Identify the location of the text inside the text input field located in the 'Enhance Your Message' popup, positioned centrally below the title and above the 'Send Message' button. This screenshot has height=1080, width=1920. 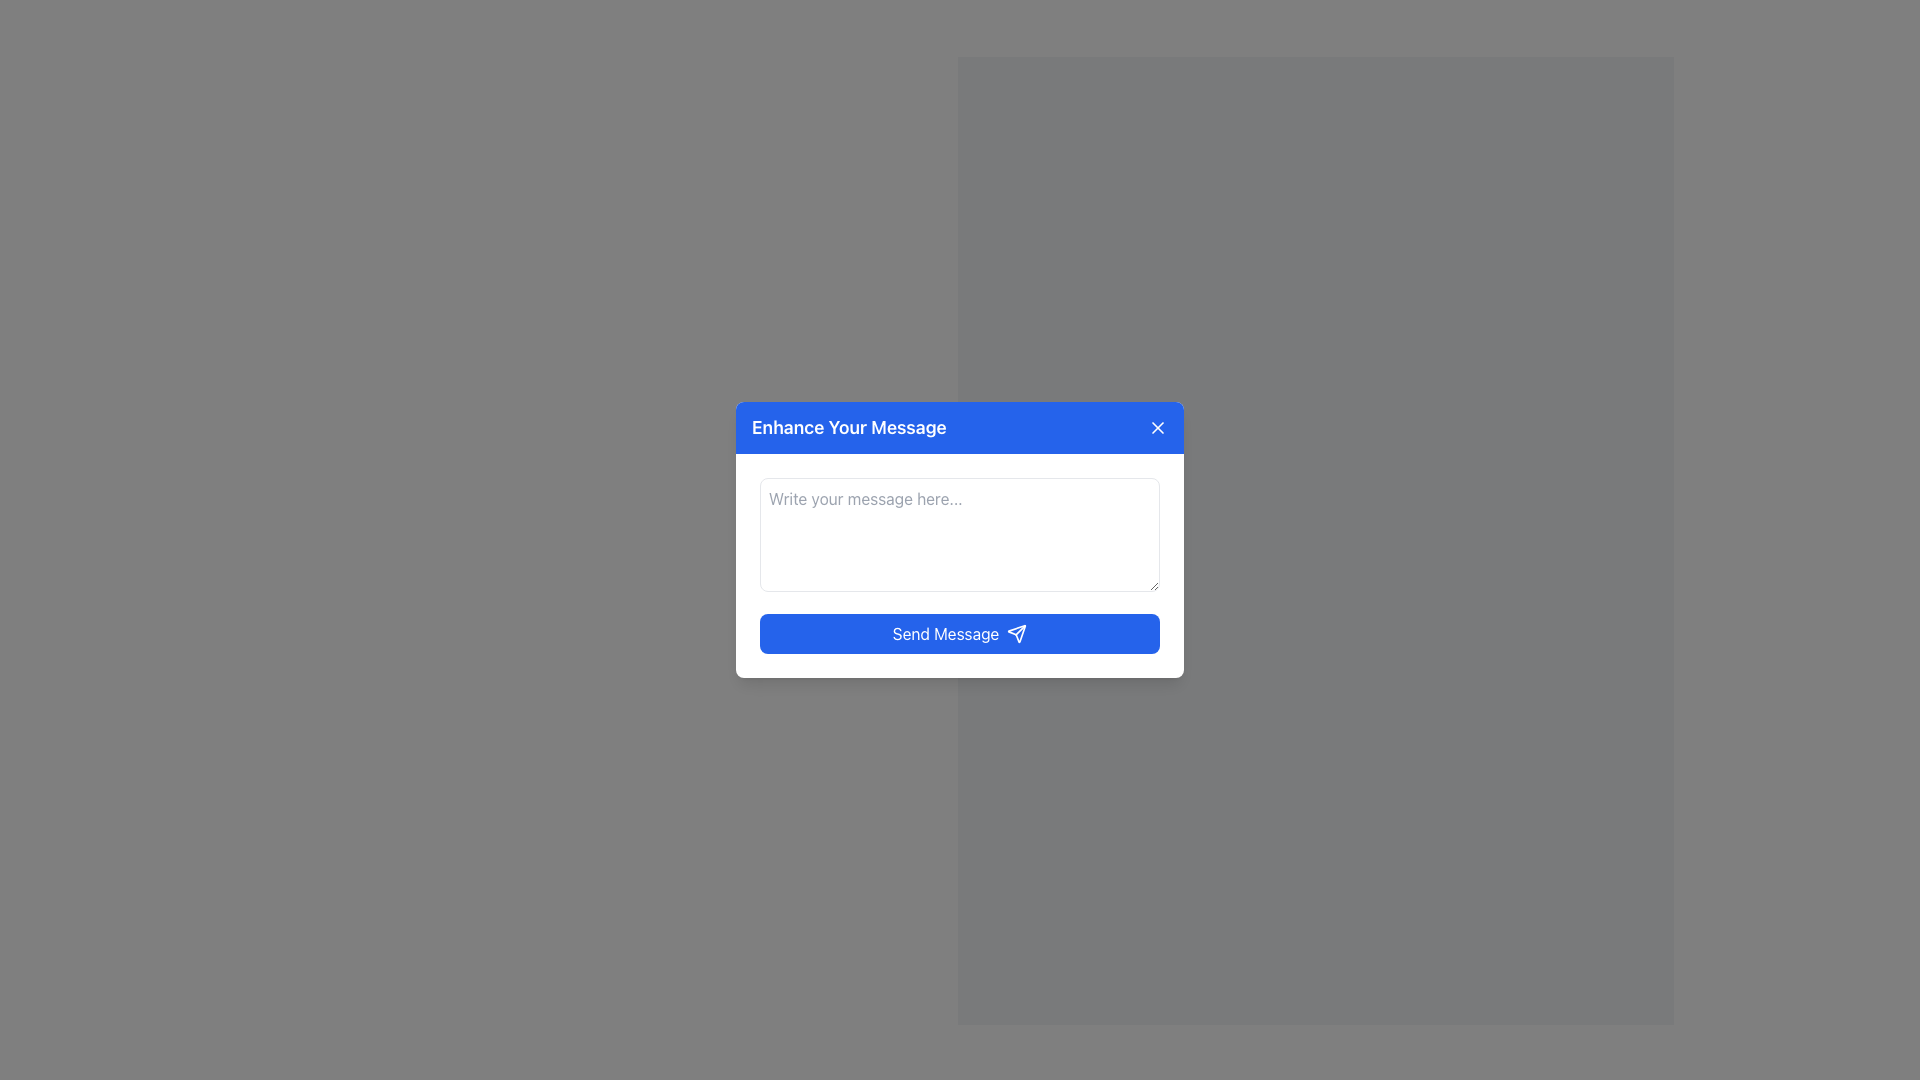
(960, 566).